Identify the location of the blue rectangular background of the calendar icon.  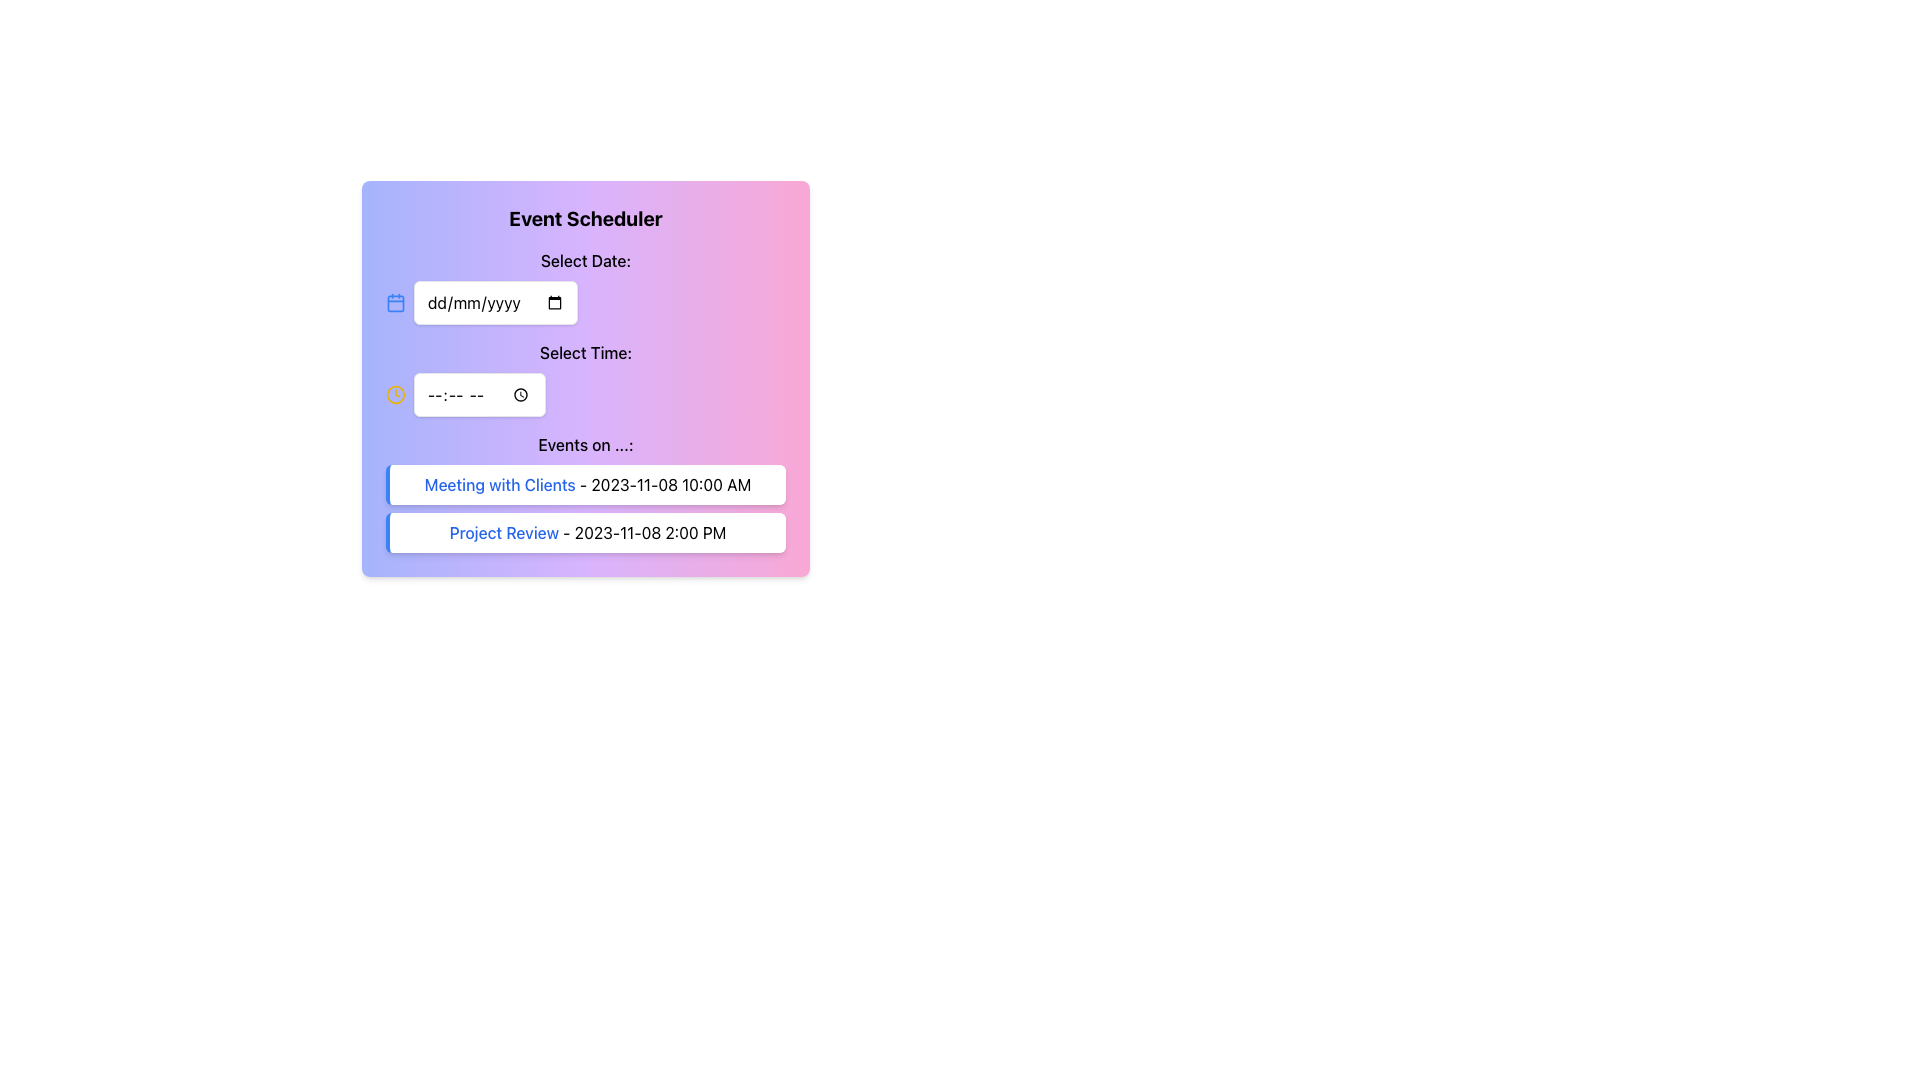
(395, 303).